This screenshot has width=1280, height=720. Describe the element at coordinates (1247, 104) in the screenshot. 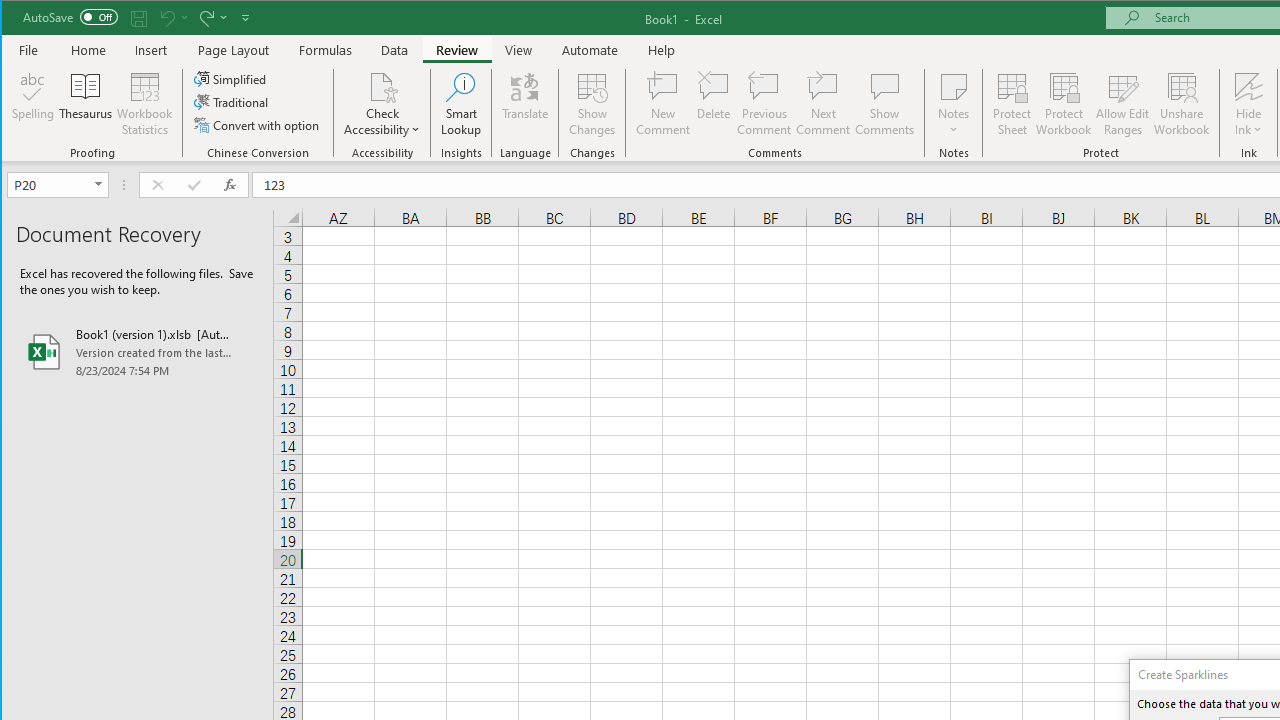

I see `'Hide Ink'` at that location.